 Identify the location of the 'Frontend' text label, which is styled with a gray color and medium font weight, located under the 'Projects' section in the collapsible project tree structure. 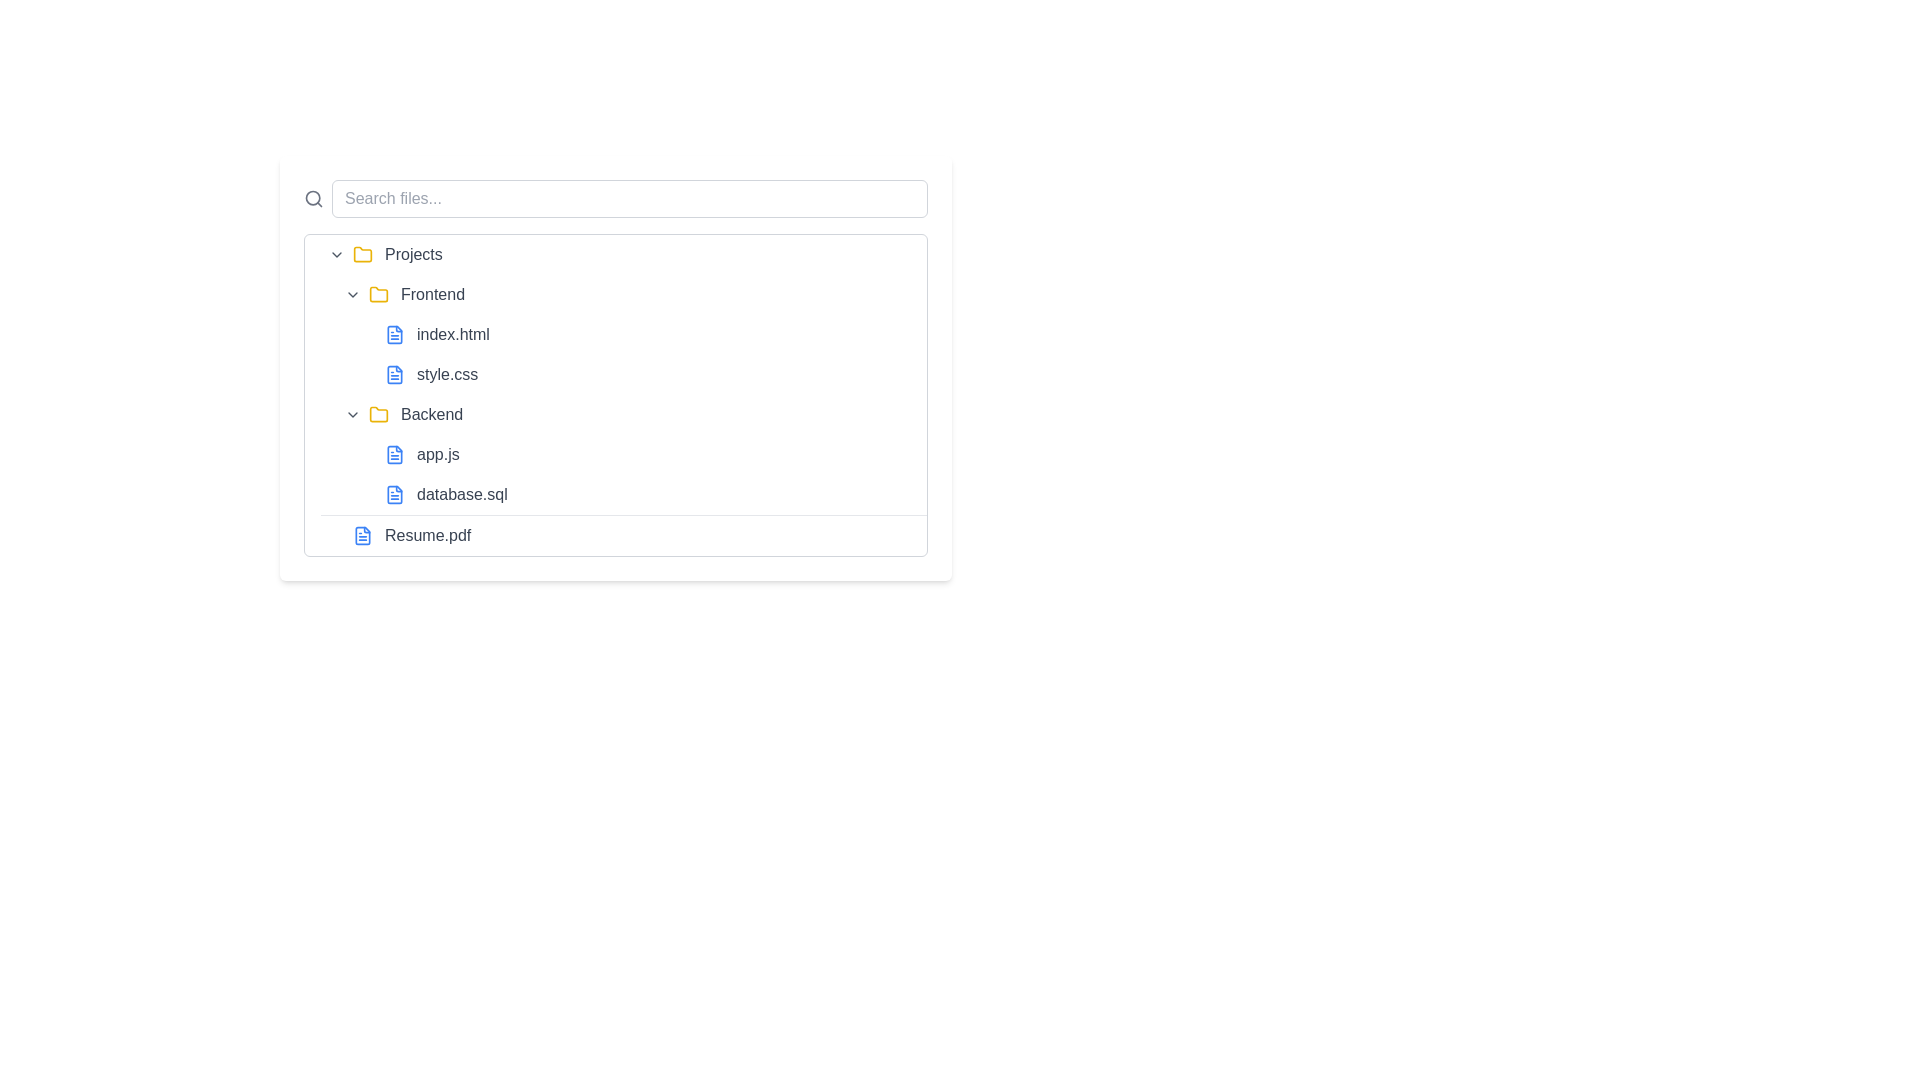
(431, 294).